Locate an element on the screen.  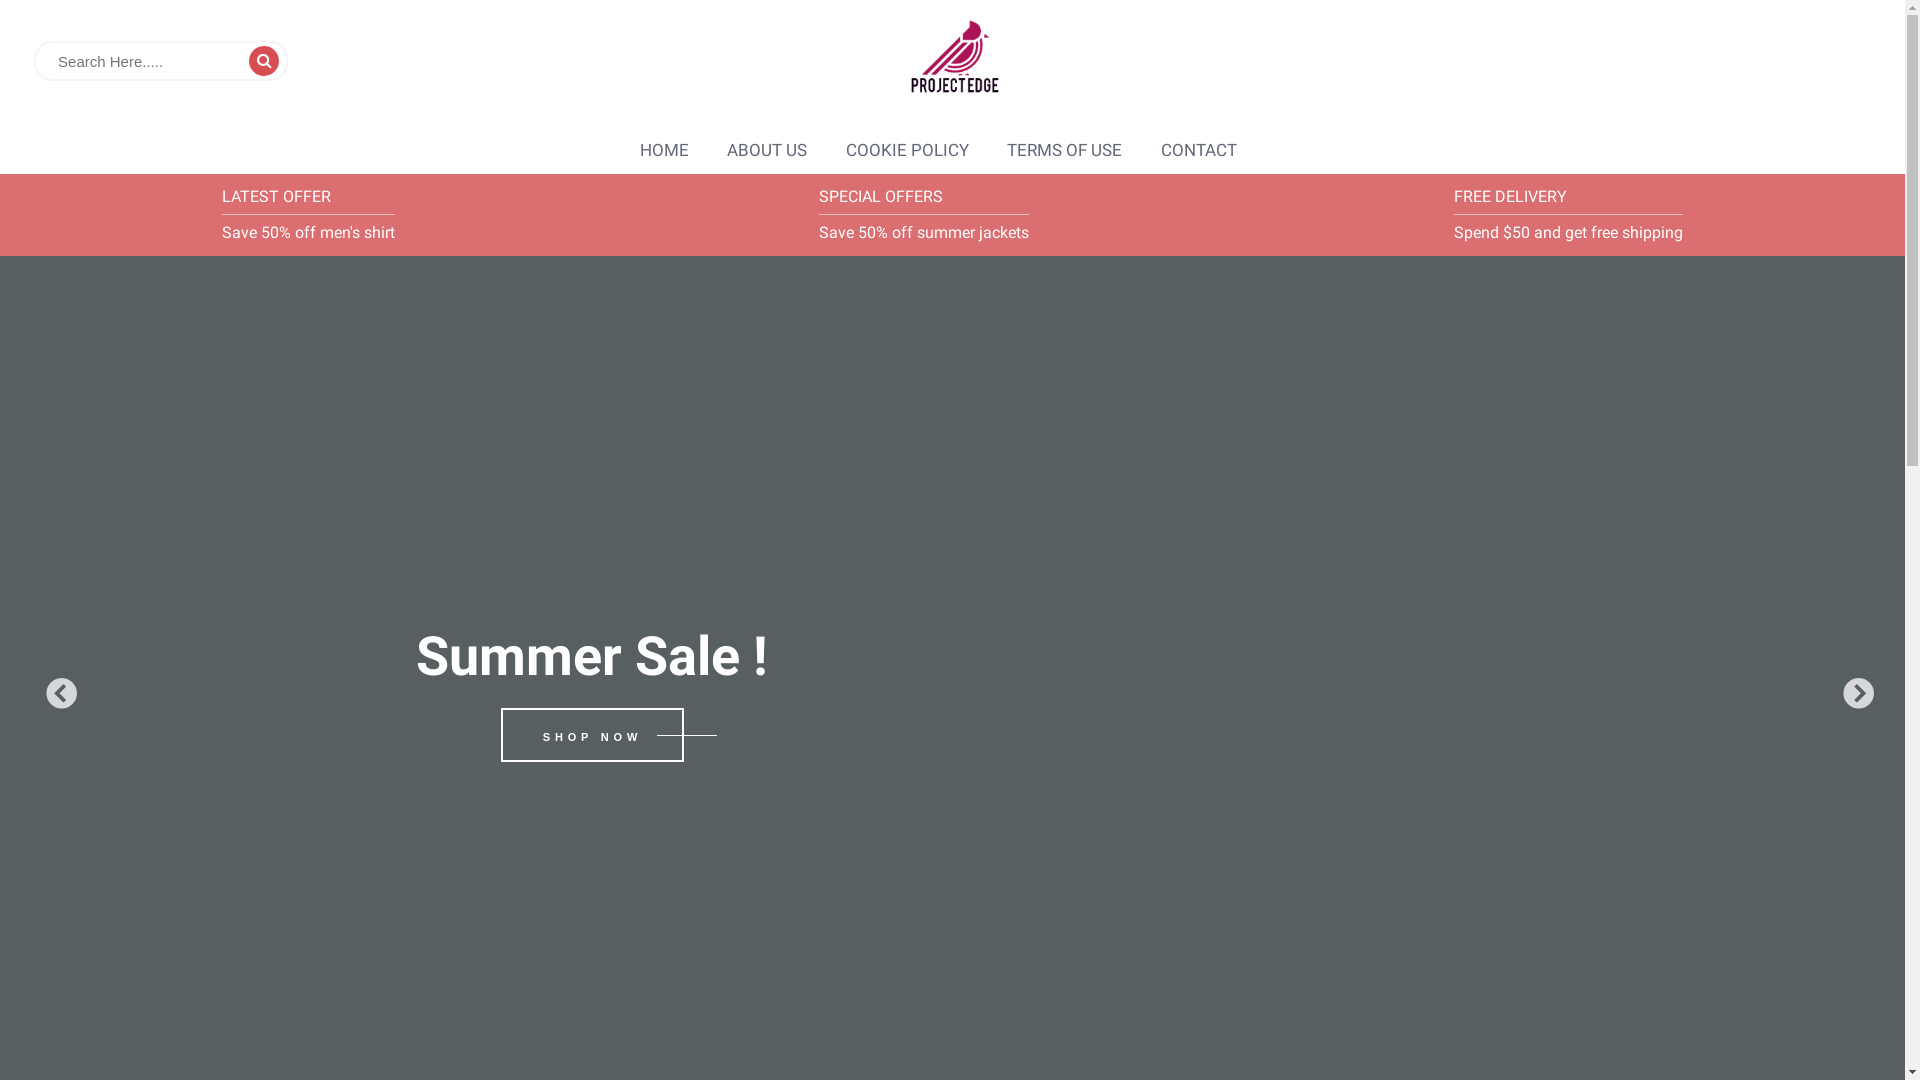
'HOME' is located at coordinates (664, 149).